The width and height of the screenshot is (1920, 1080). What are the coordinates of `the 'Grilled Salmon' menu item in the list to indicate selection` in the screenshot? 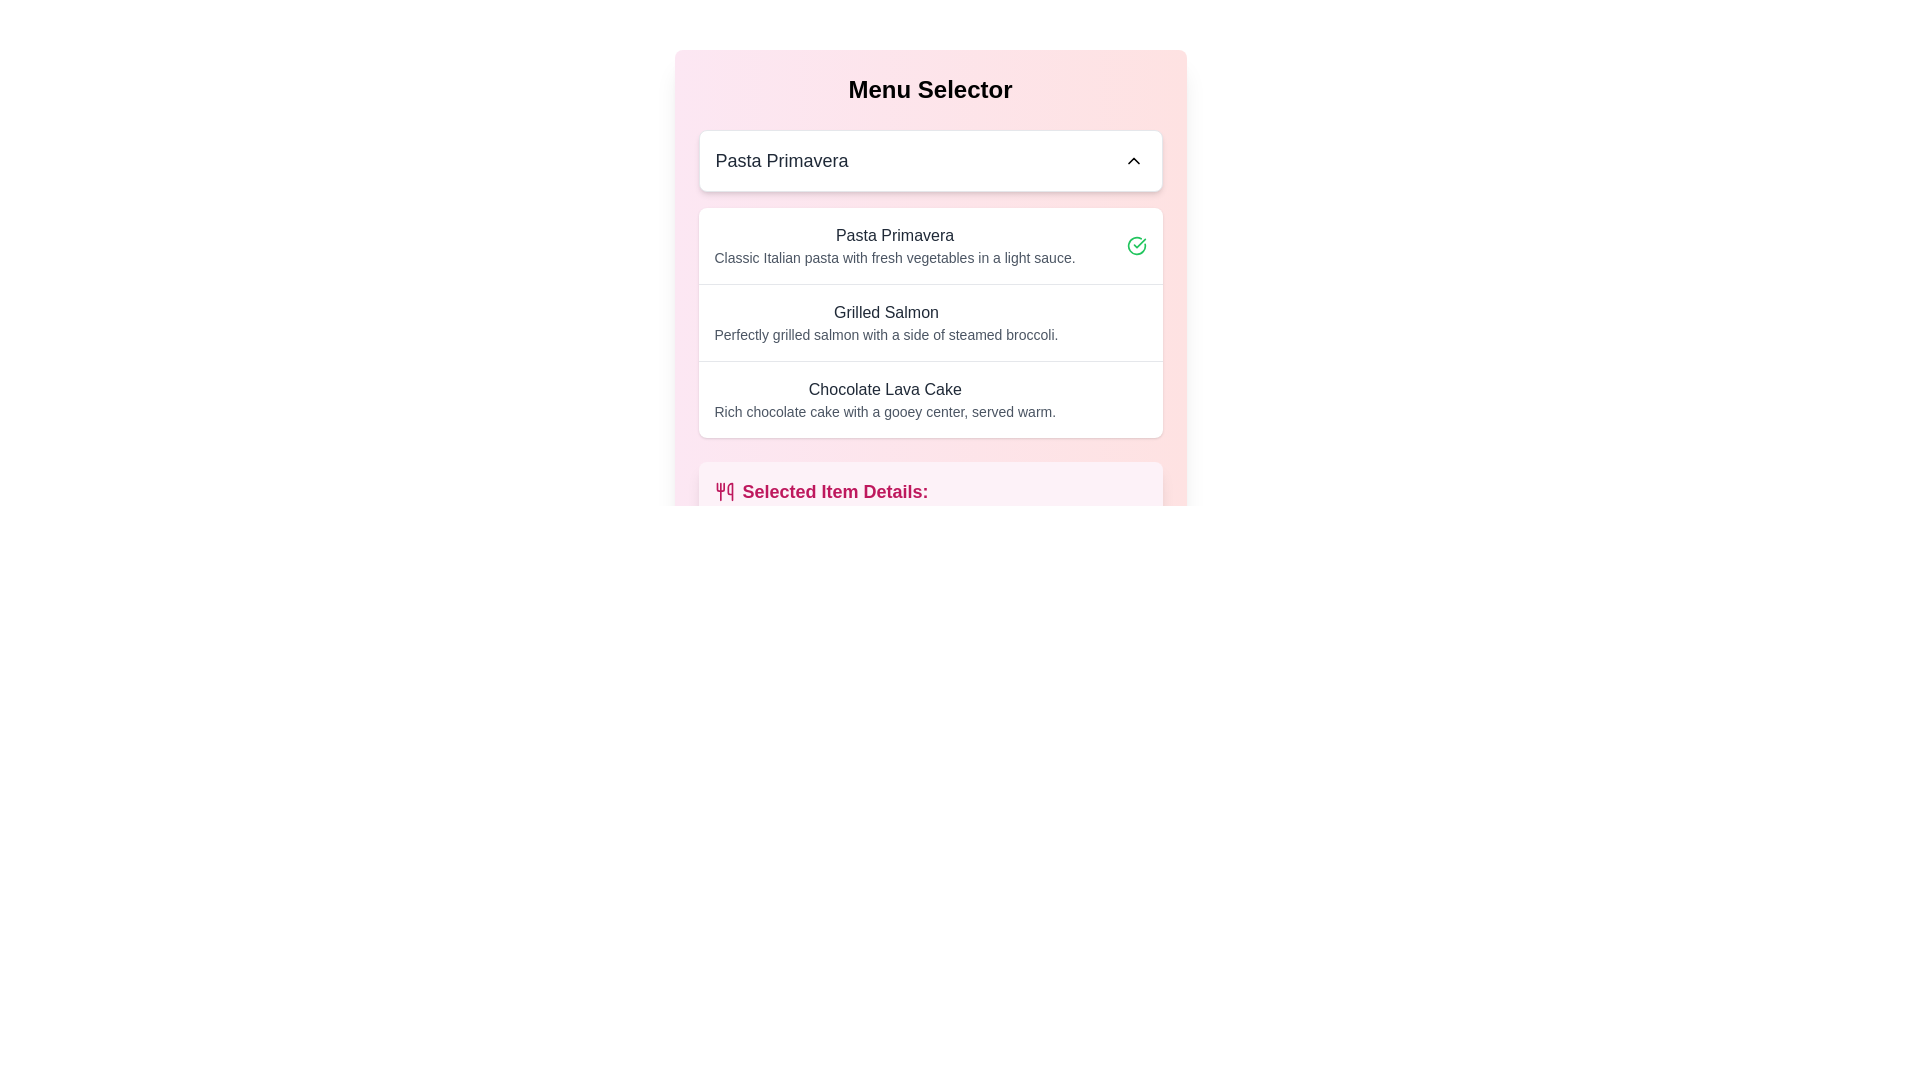 It's located at (929, 321).